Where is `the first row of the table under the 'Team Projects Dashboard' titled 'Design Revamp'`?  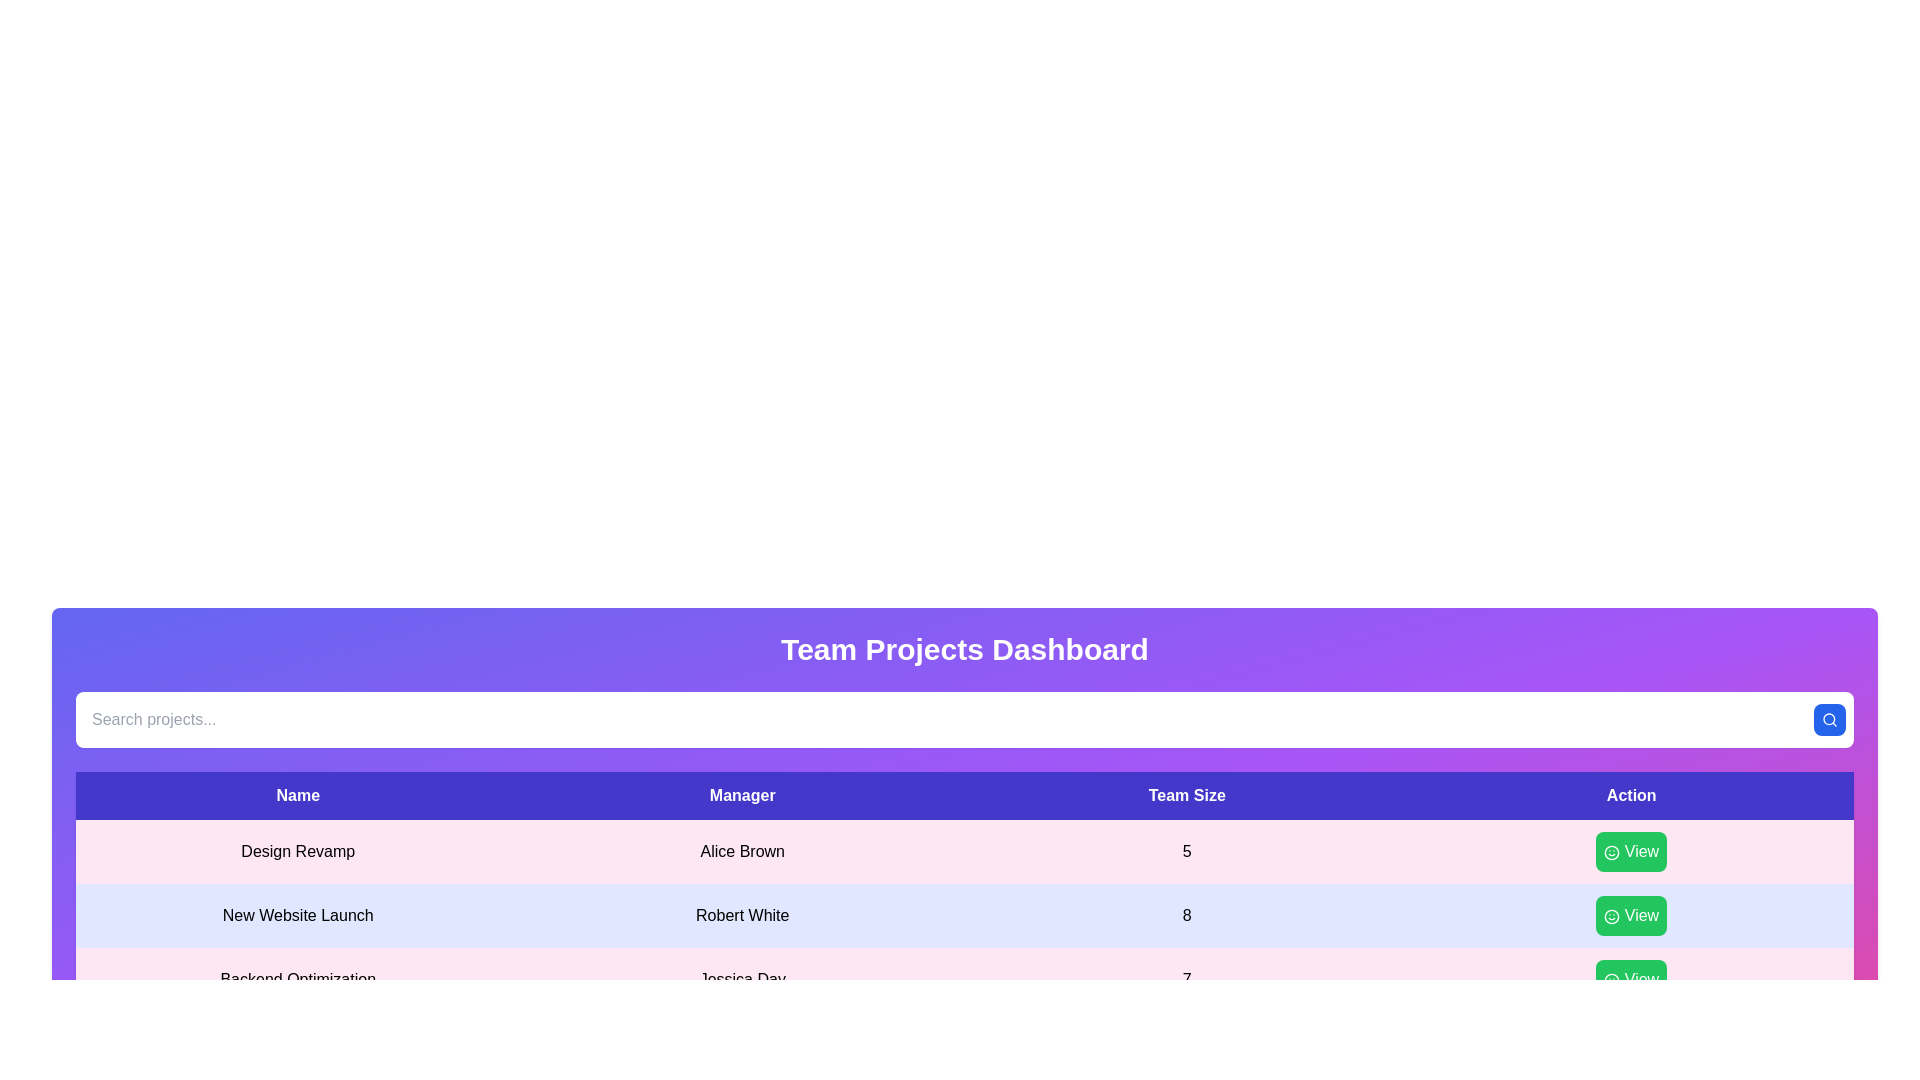 the first row of the table under the 'Team Projects Dashboard' titled 'Design Revamp' is located at coordinates (964, 852).